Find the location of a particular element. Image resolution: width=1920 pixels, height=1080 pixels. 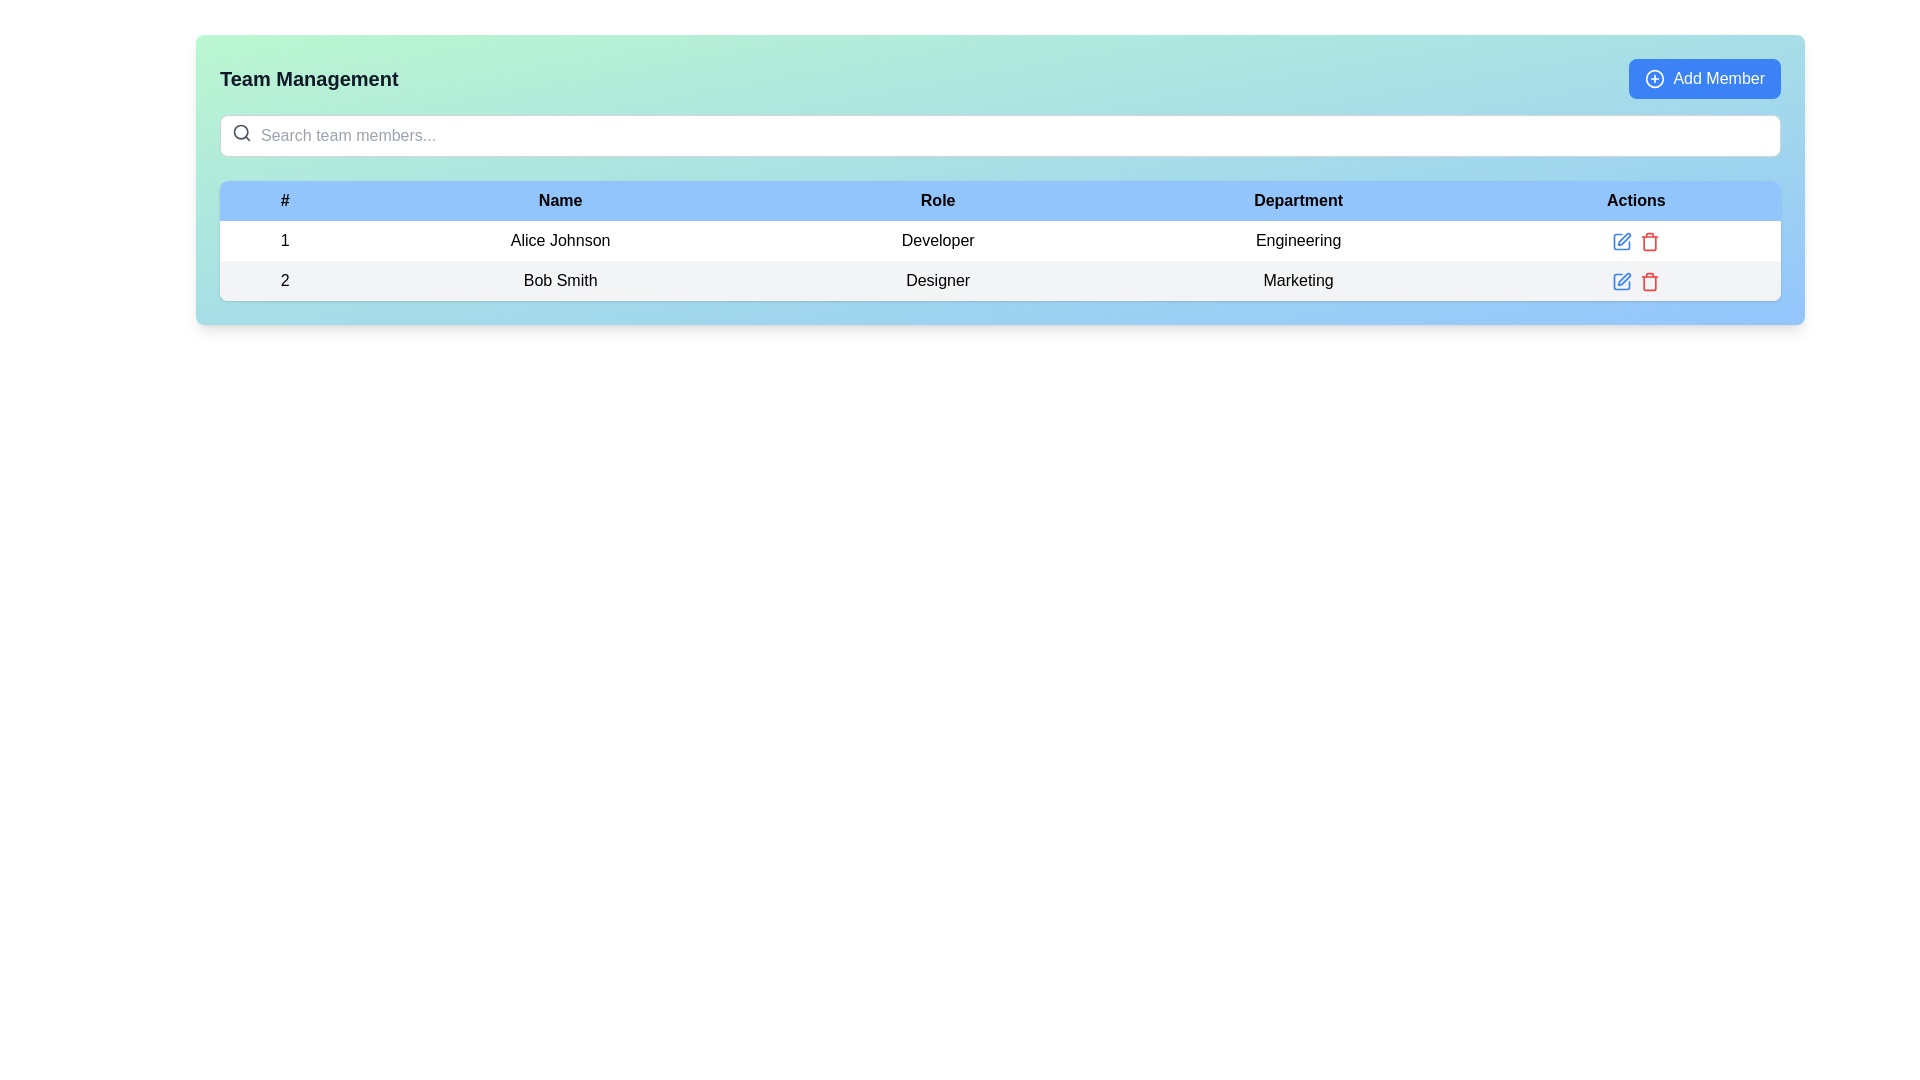

the search icon located at the top left corner of the search bar, which symbolizes the search function is located at coordinates (240, 132).